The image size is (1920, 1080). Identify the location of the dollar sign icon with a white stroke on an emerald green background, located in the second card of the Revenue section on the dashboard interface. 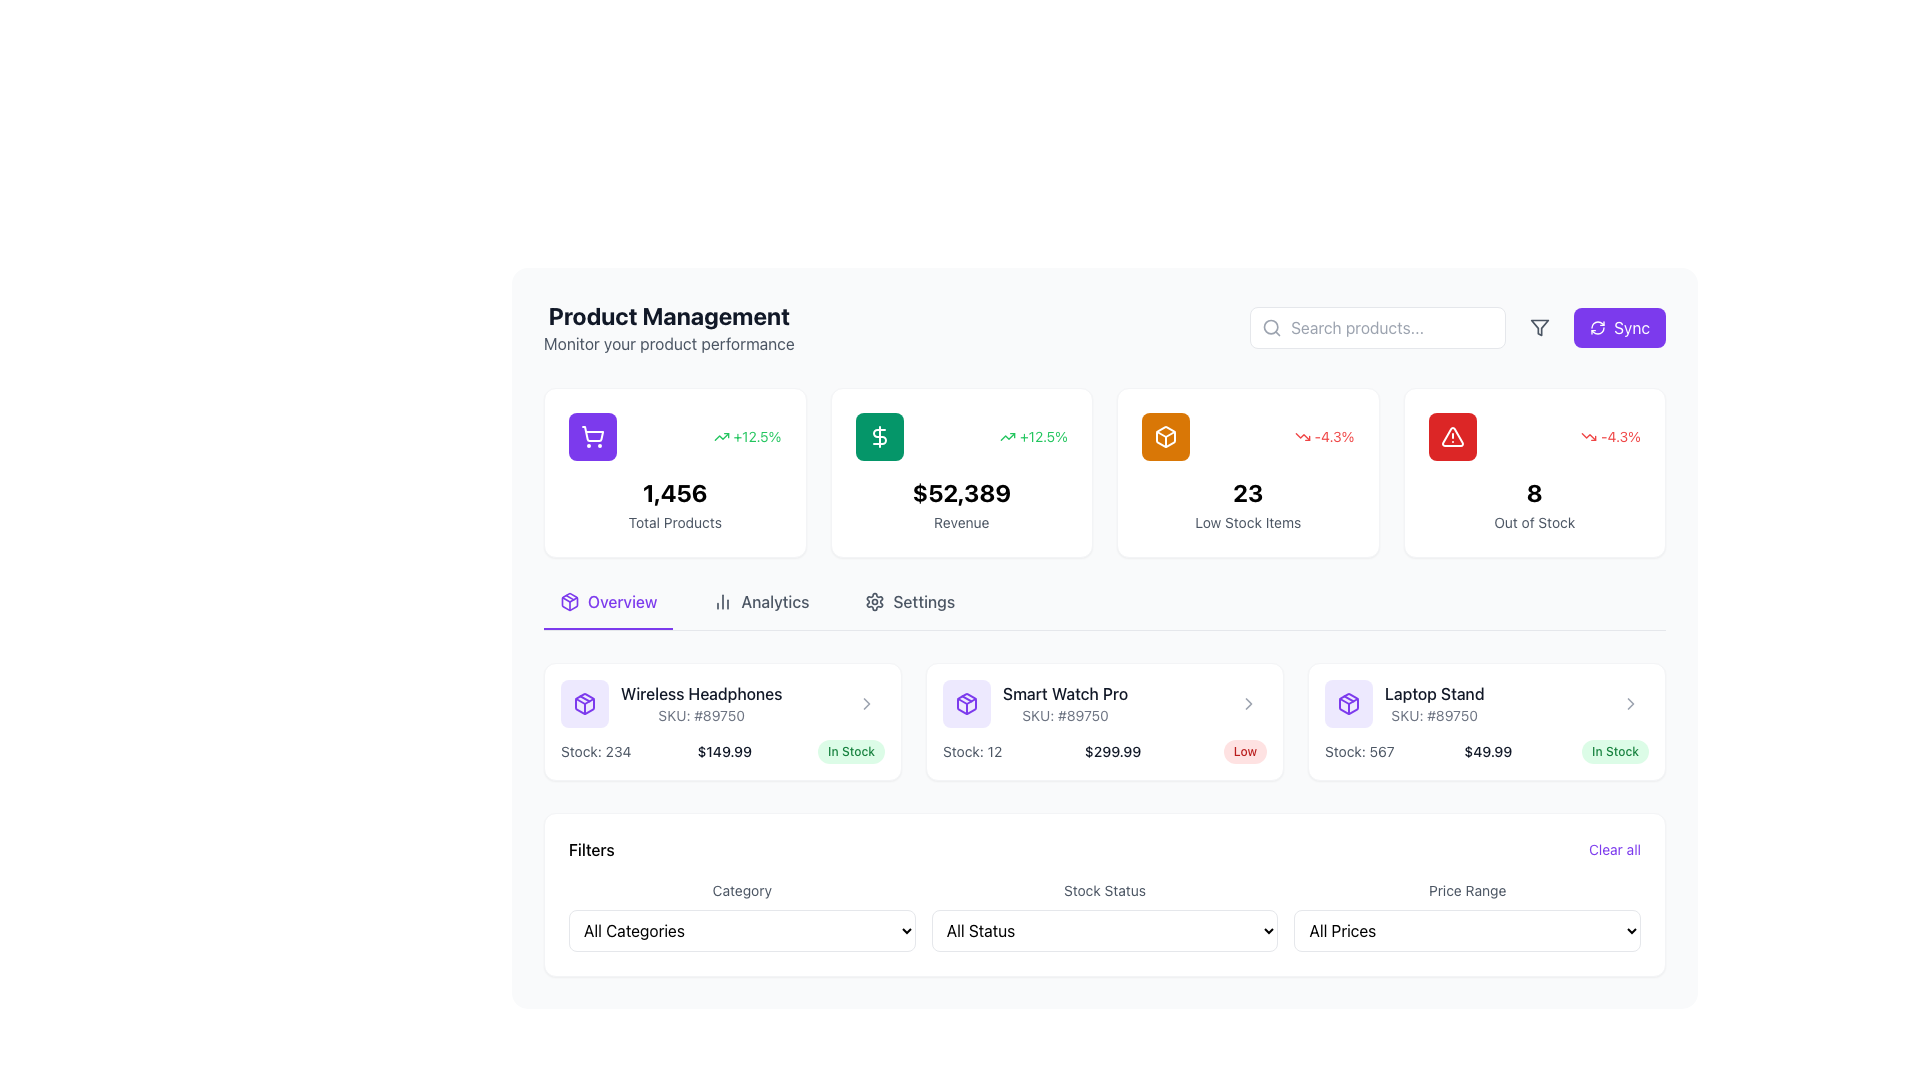
(879, 435).